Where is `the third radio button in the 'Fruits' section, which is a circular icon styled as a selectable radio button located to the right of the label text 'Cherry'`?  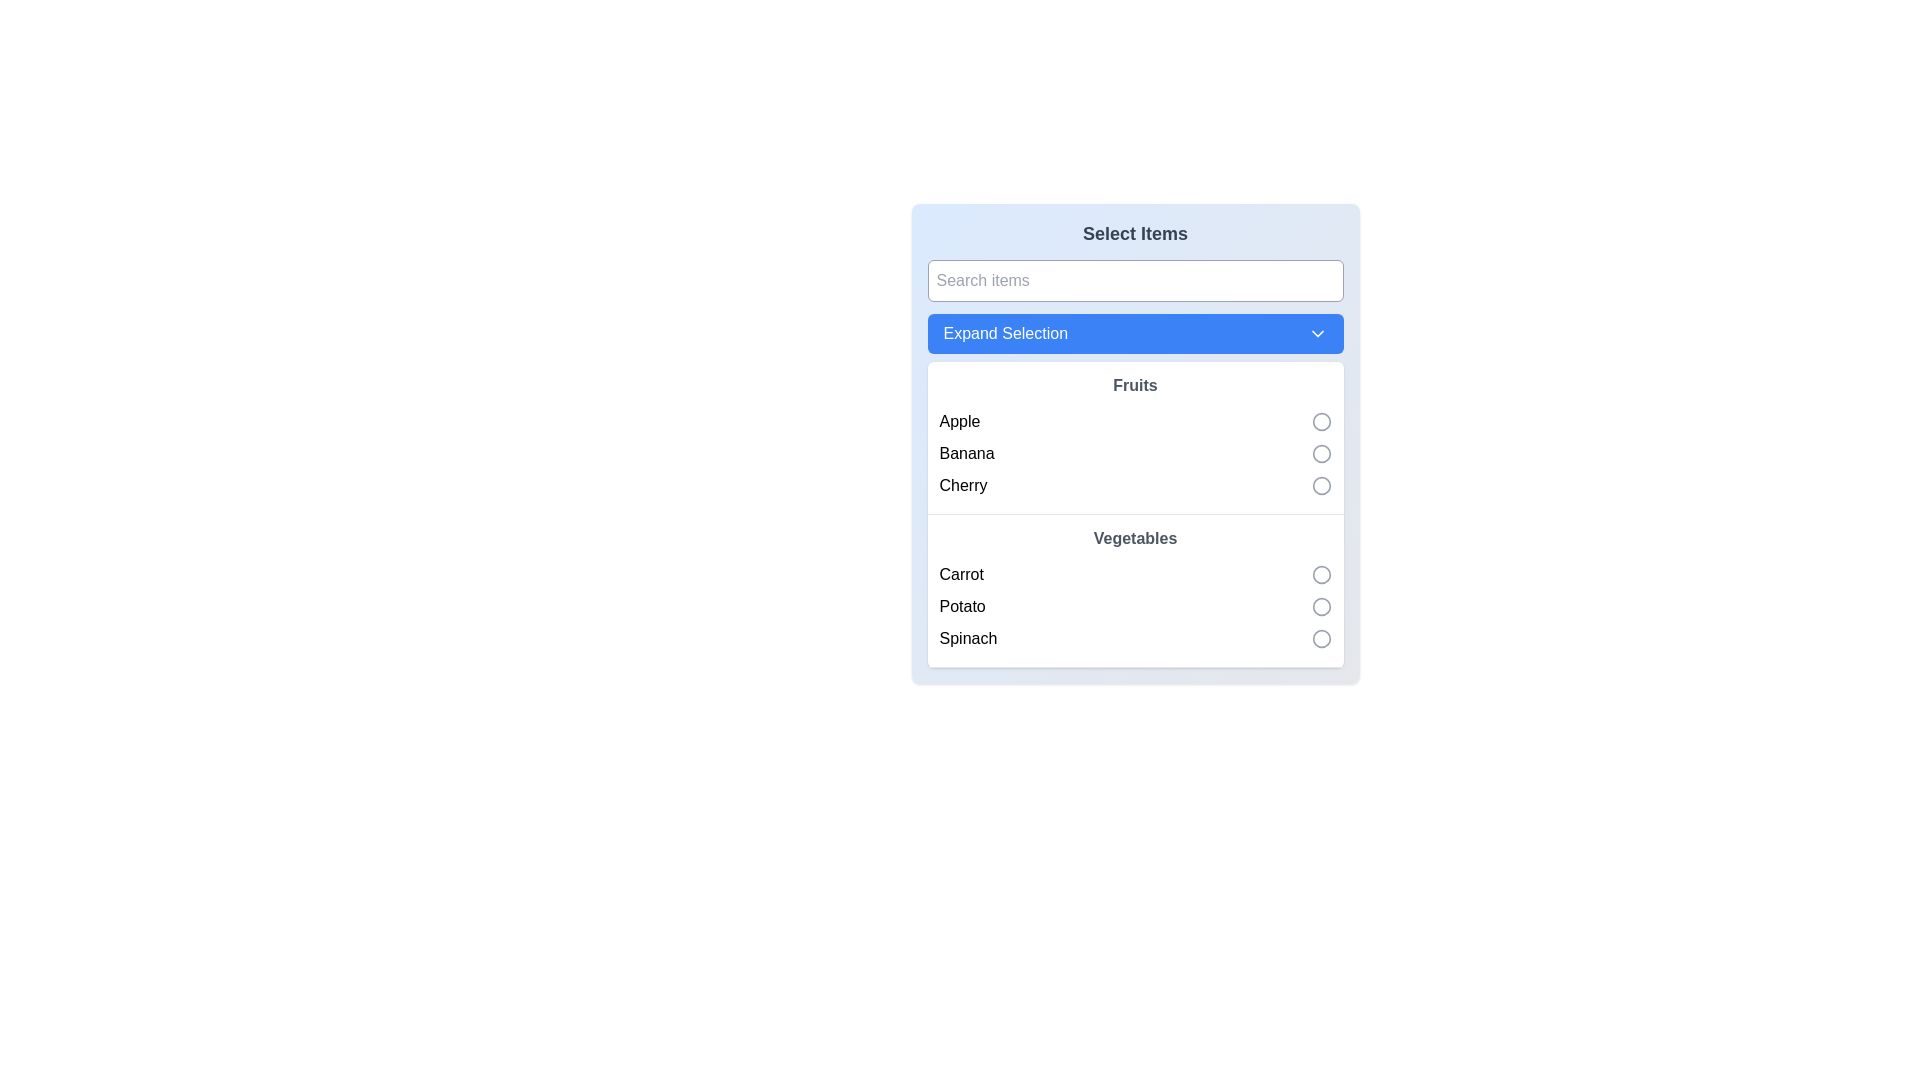
the third radio button in the 'Fruits' section, which is a circular icon styled as a selectable radio button located to the right of the label text 'Cherry' is located at coordinates (1321, 486).